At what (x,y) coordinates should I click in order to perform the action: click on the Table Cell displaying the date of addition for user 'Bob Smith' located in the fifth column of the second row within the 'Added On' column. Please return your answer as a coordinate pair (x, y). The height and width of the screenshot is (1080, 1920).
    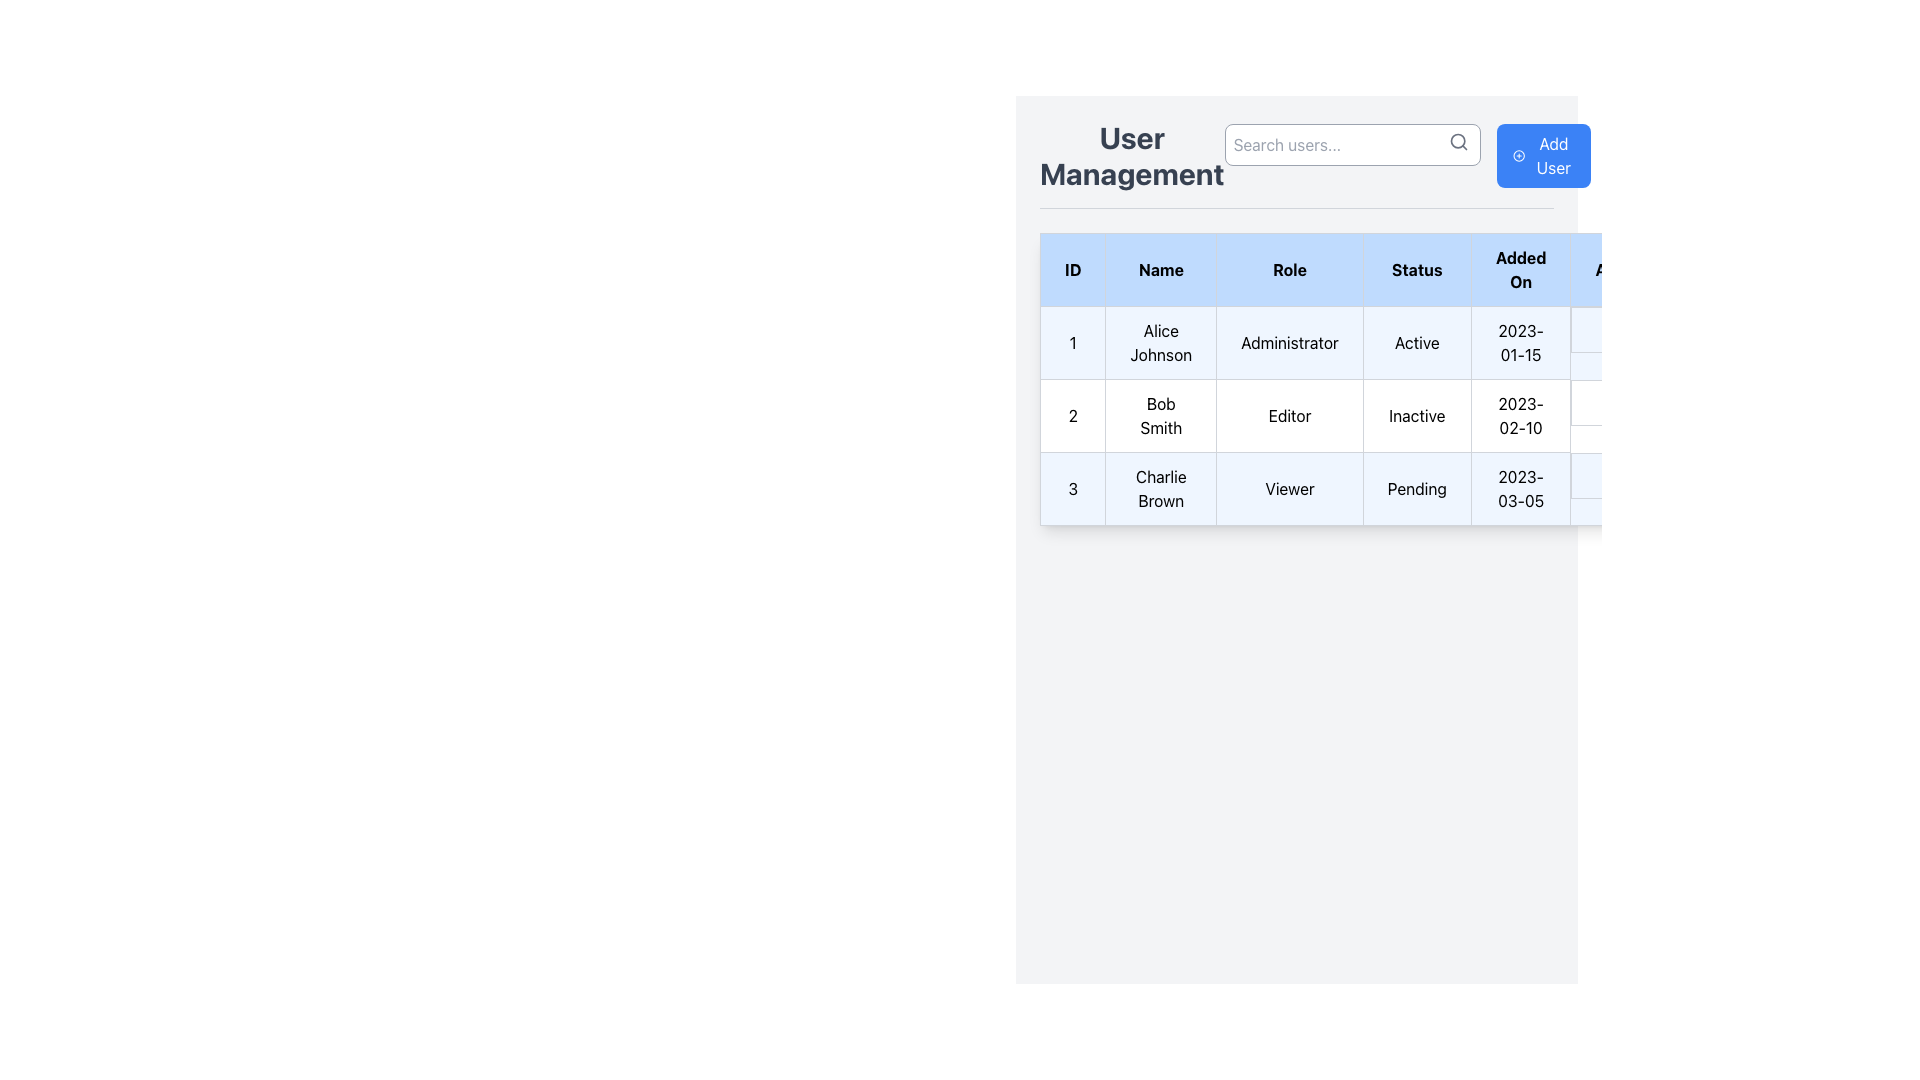
    Looking at the image, I should click on (1520, 415).